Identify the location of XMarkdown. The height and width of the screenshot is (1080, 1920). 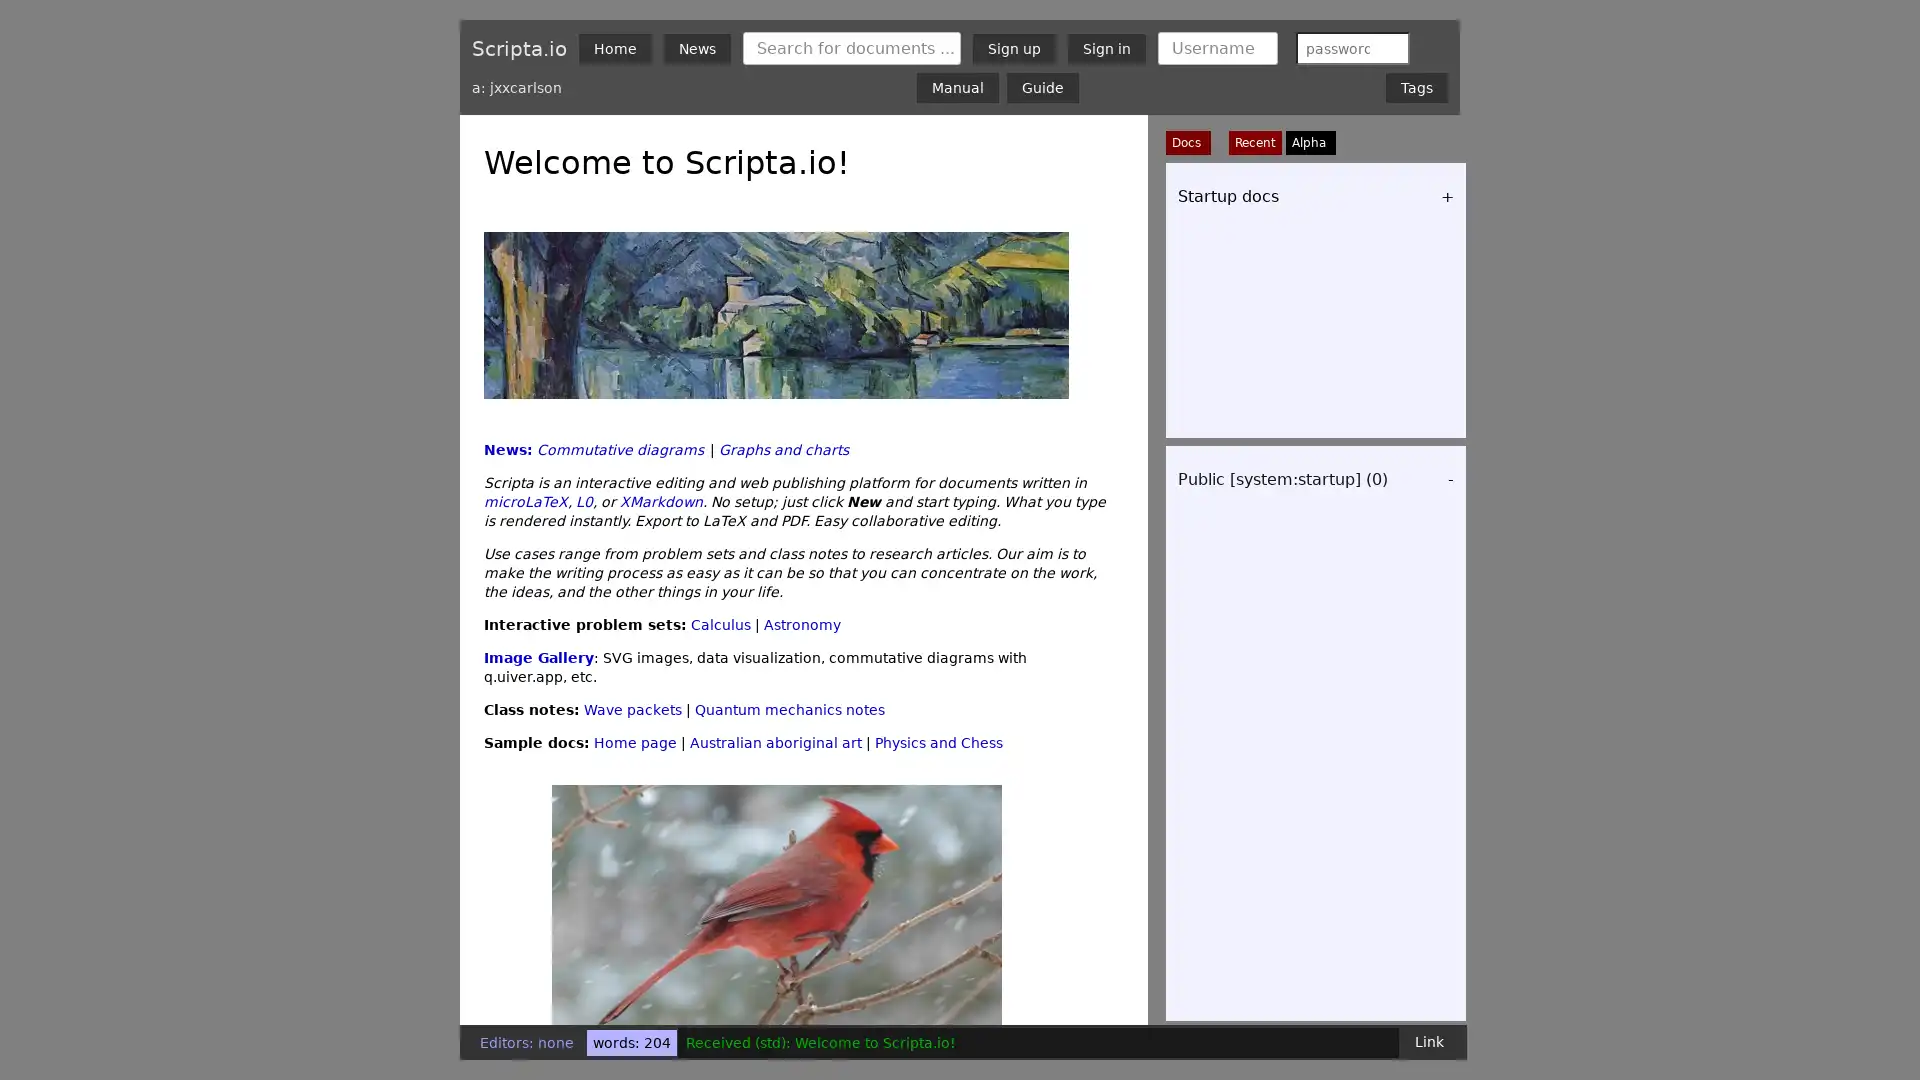
(661, 500).